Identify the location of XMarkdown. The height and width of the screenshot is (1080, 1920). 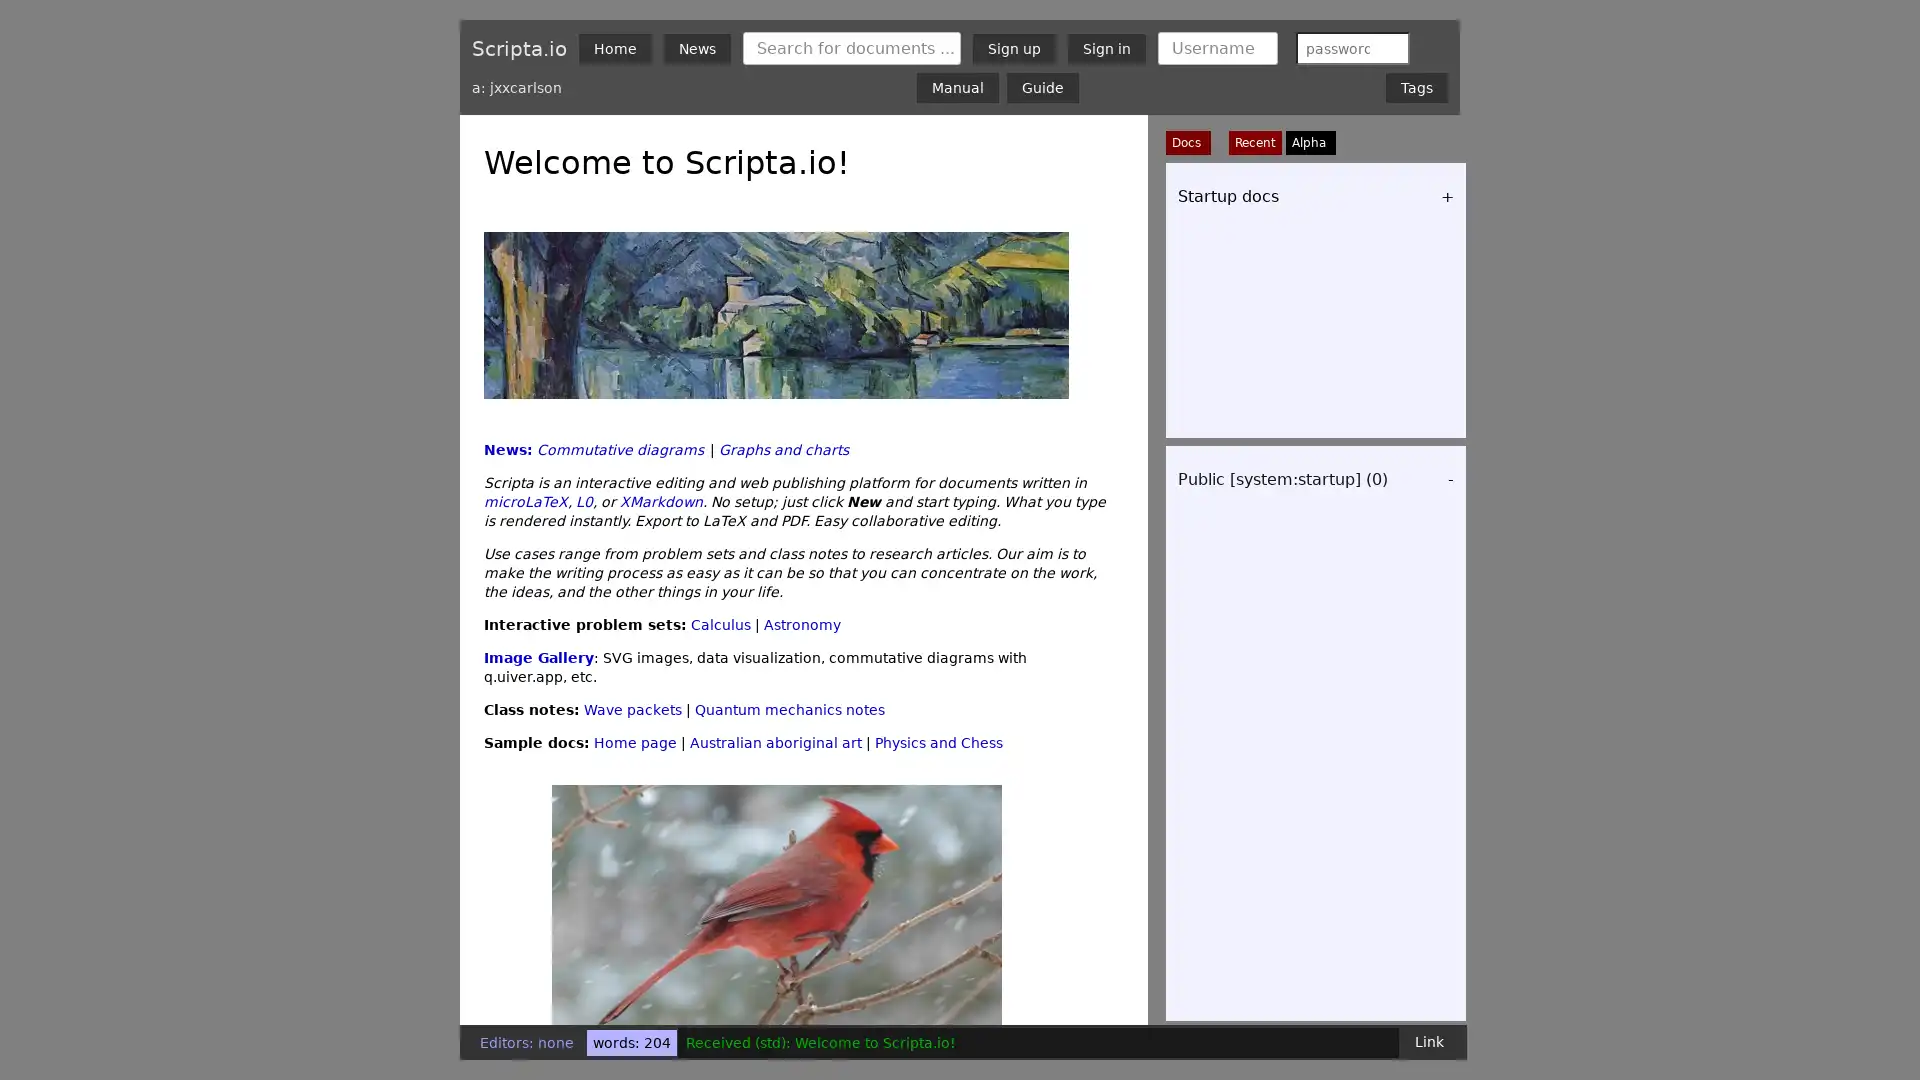
(661, 500).